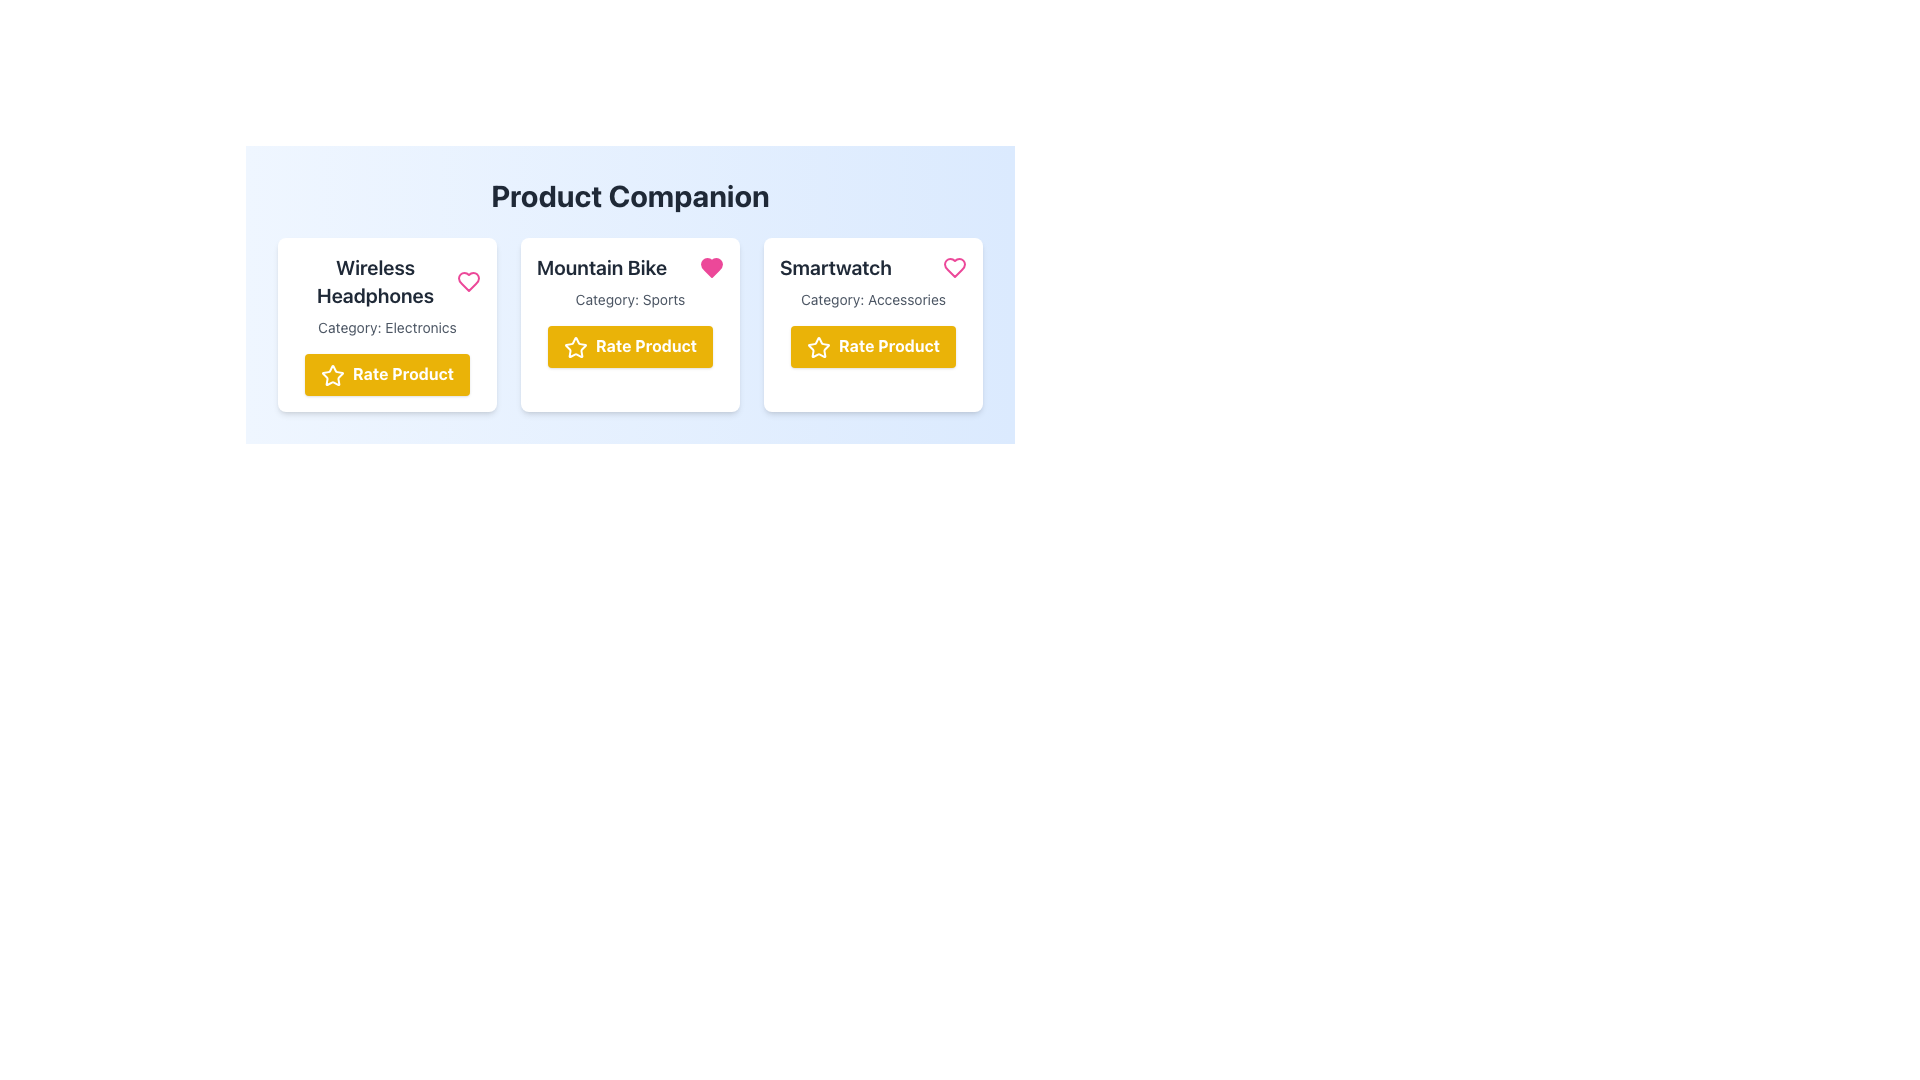  Describe the element at coordinates (601, 266) in the screenshot. I see `text 'Mountain Bike' displayed prominently in bold and large font within the white rectangular card` at that location.